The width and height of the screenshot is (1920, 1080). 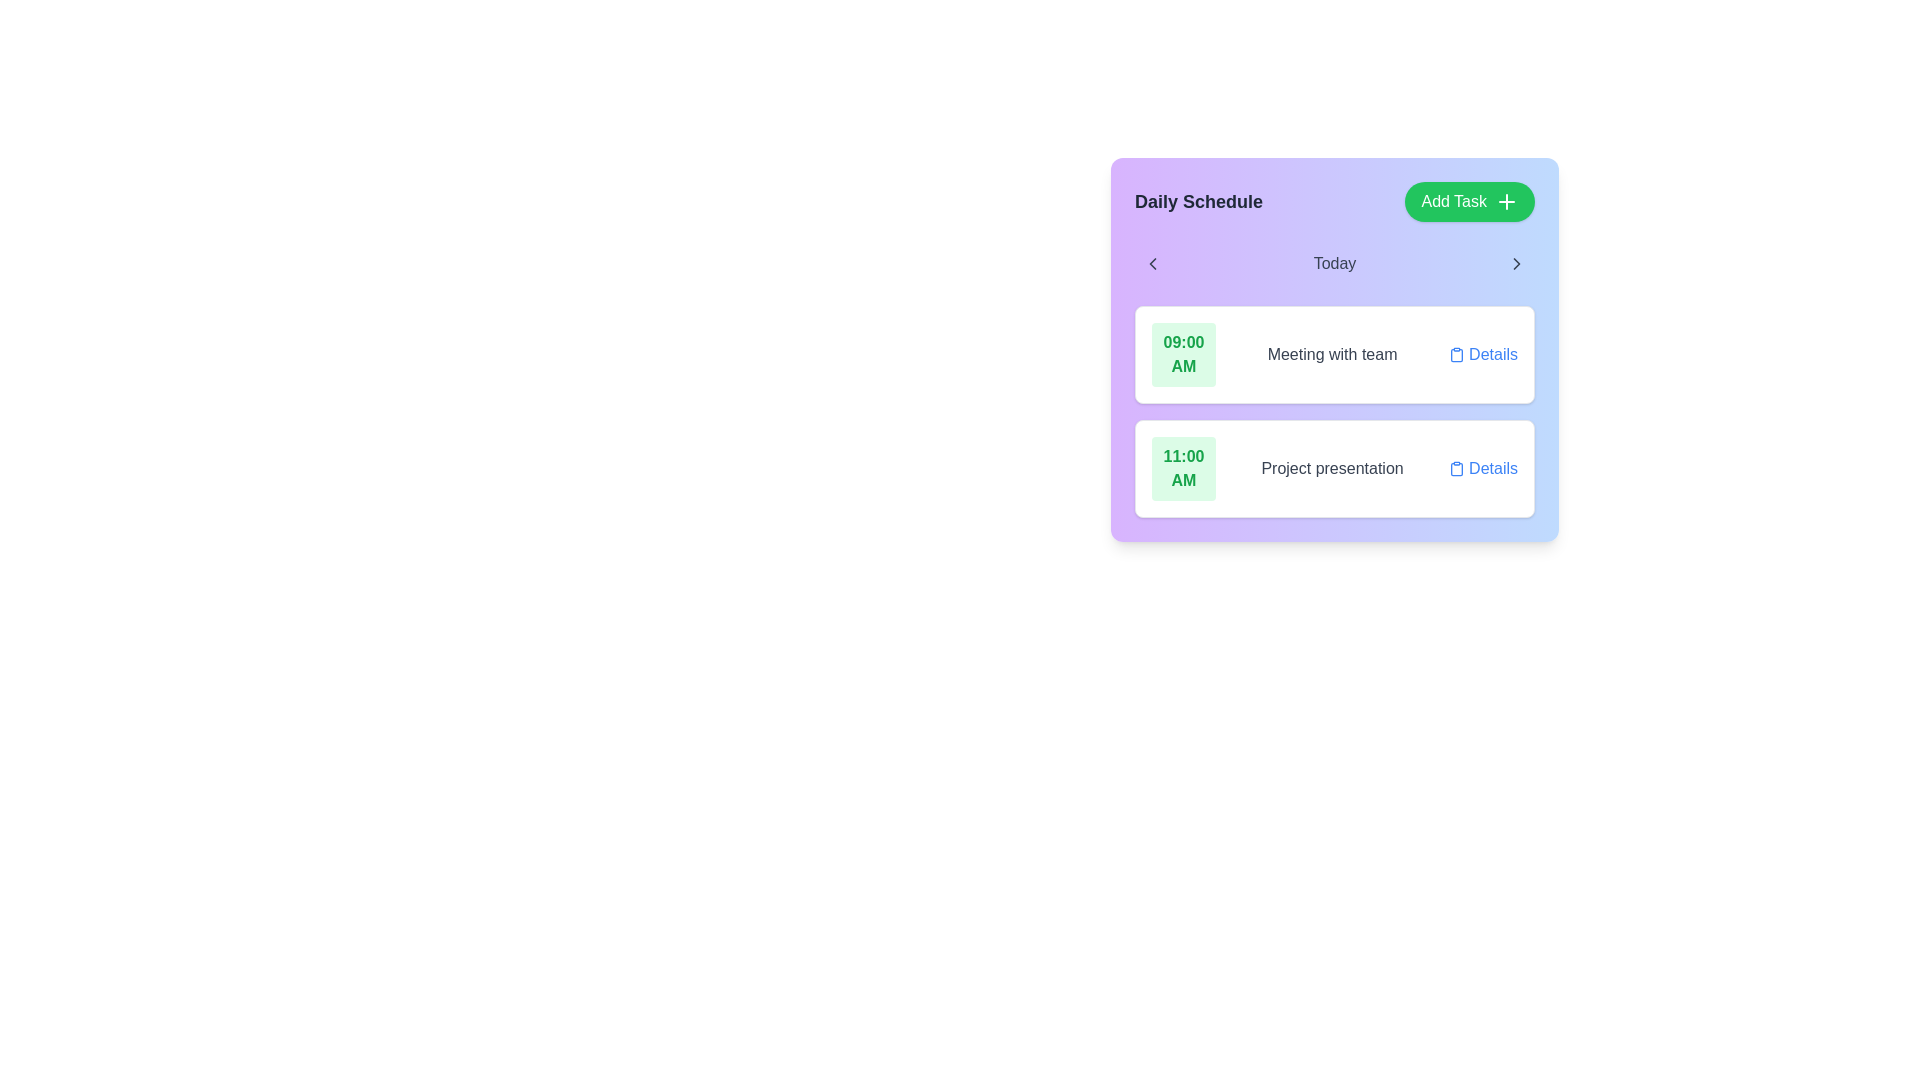 What do you see at coordinates (1516, 262) in the screenshot?
I see `the navigation icon located at the top right section of the 'Daily Schedule' component` at bounding box center [1516, 262].